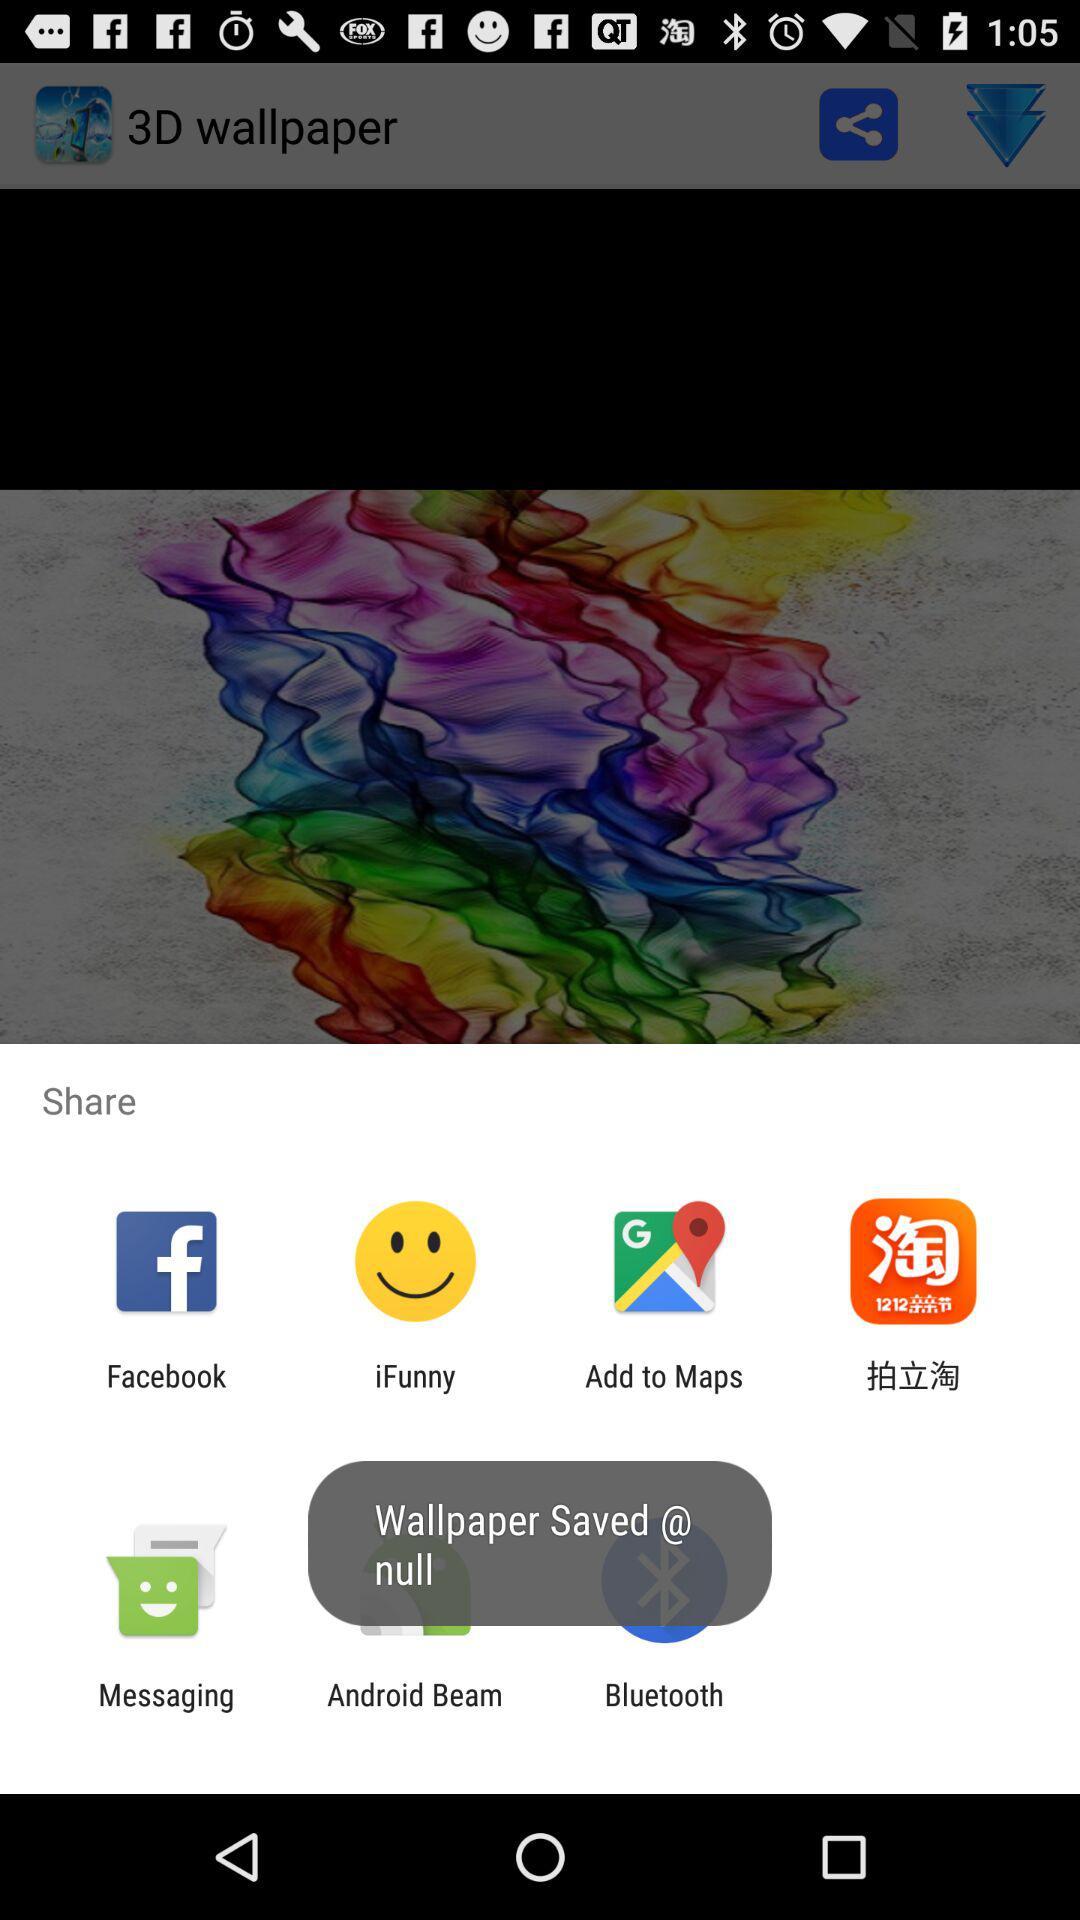  I want to click on app to the right of the facebook app, so click(414, 1392).